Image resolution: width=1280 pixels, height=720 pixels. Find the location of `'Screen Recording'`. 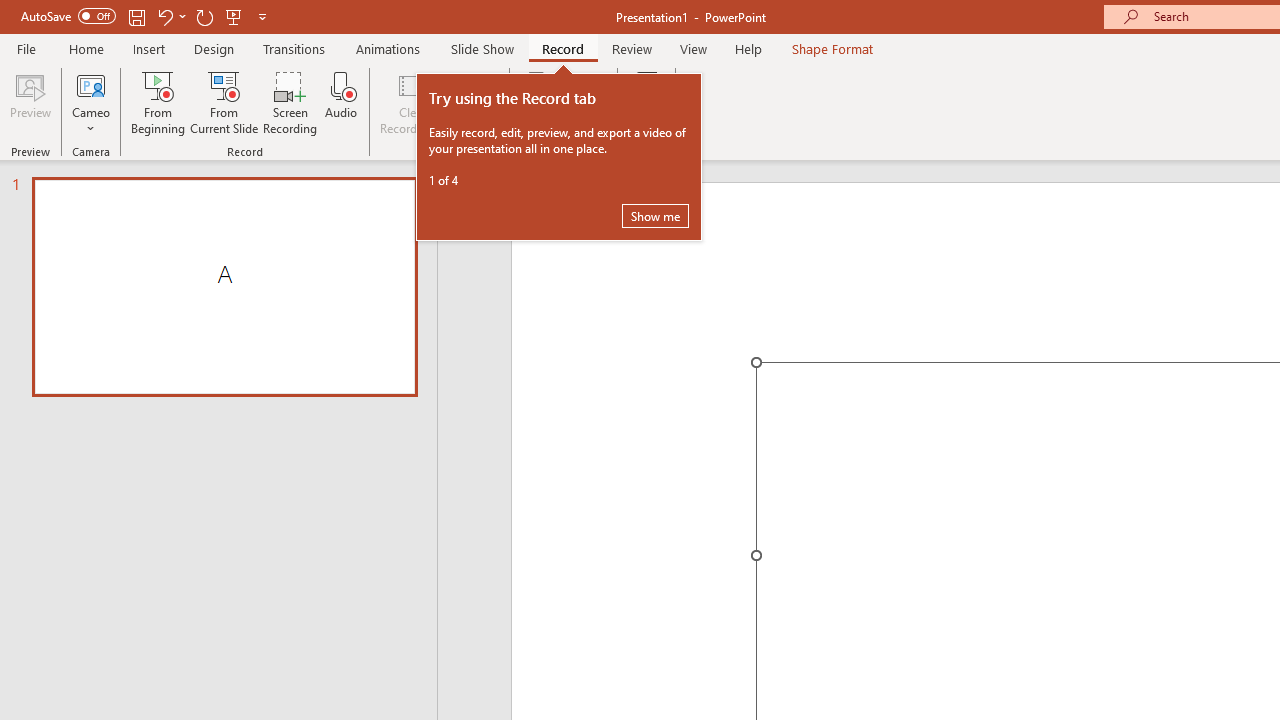

'Screen Recording' is located at coordinates (289, 103).